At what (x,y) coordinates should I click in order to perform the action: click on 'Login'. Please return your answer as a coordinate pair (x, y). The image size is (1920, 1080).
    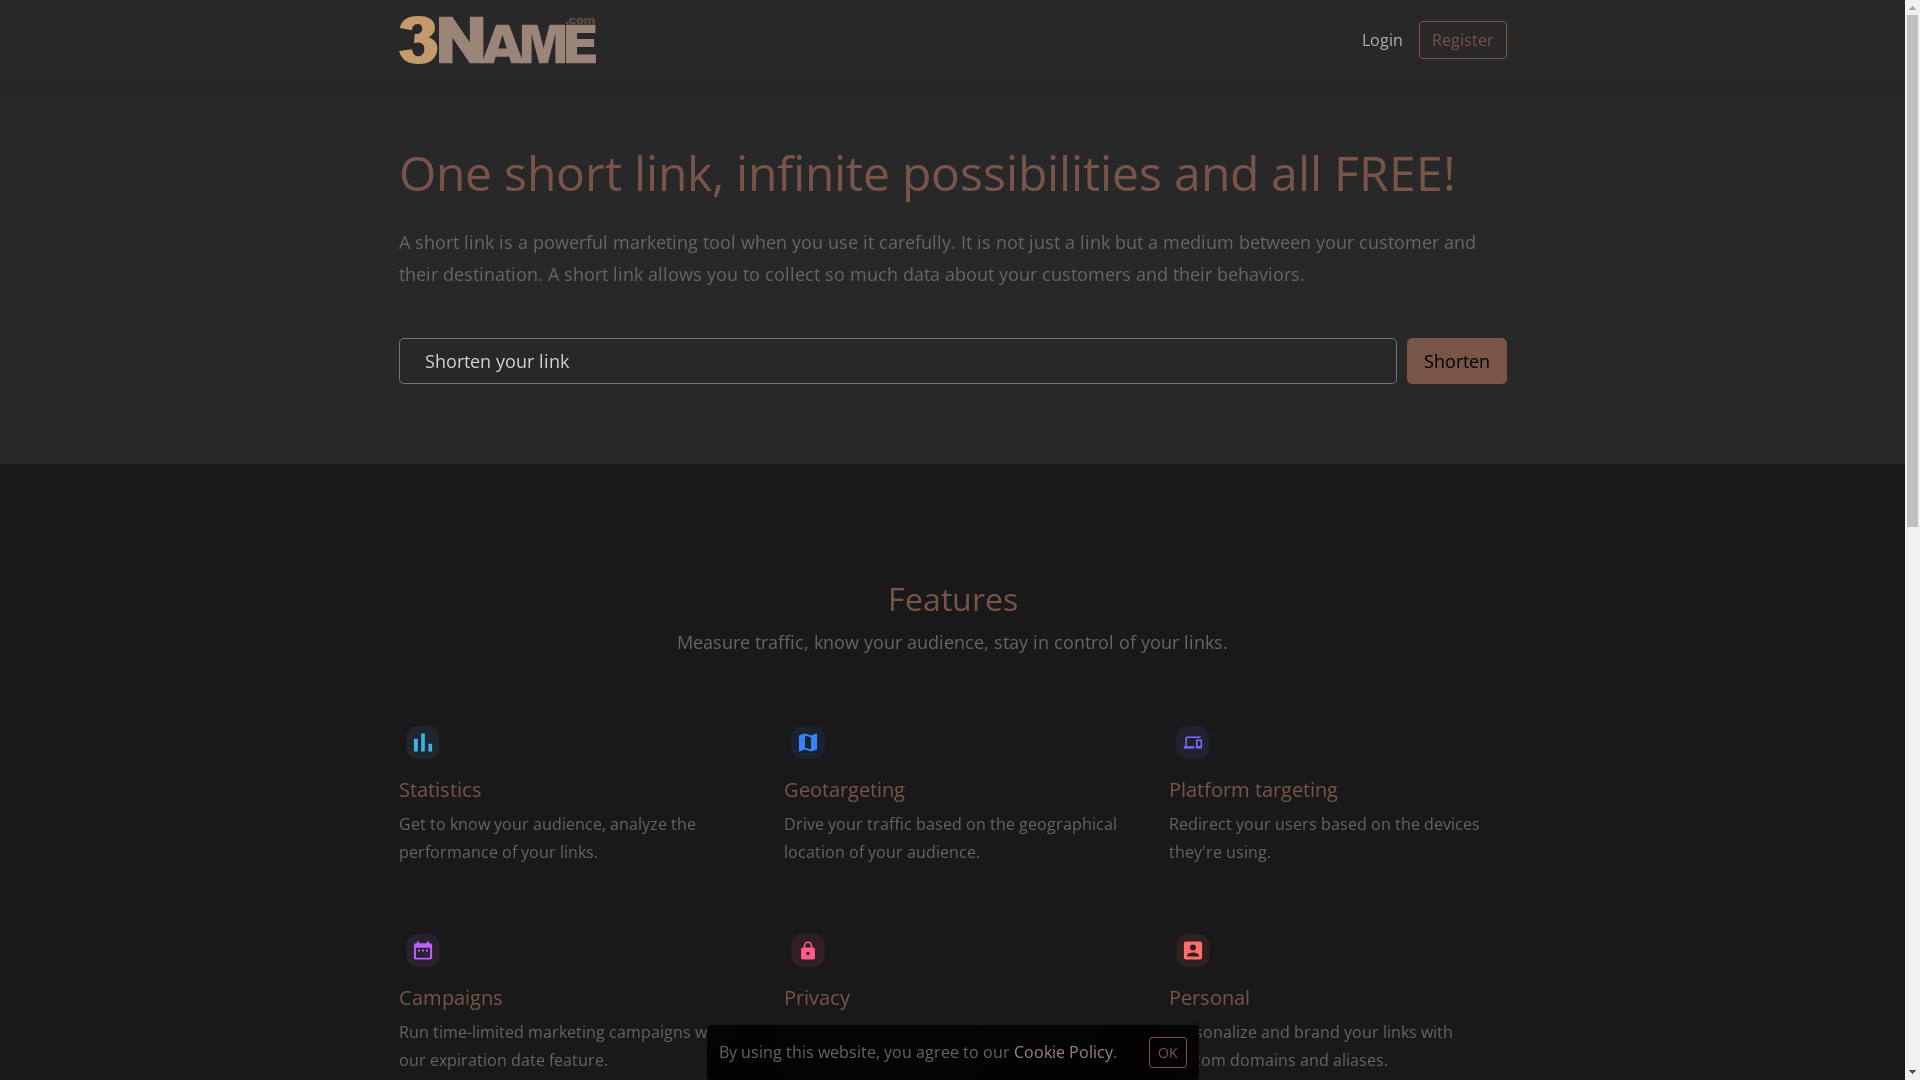
    Looking at the image, I should click on (1345, 39).